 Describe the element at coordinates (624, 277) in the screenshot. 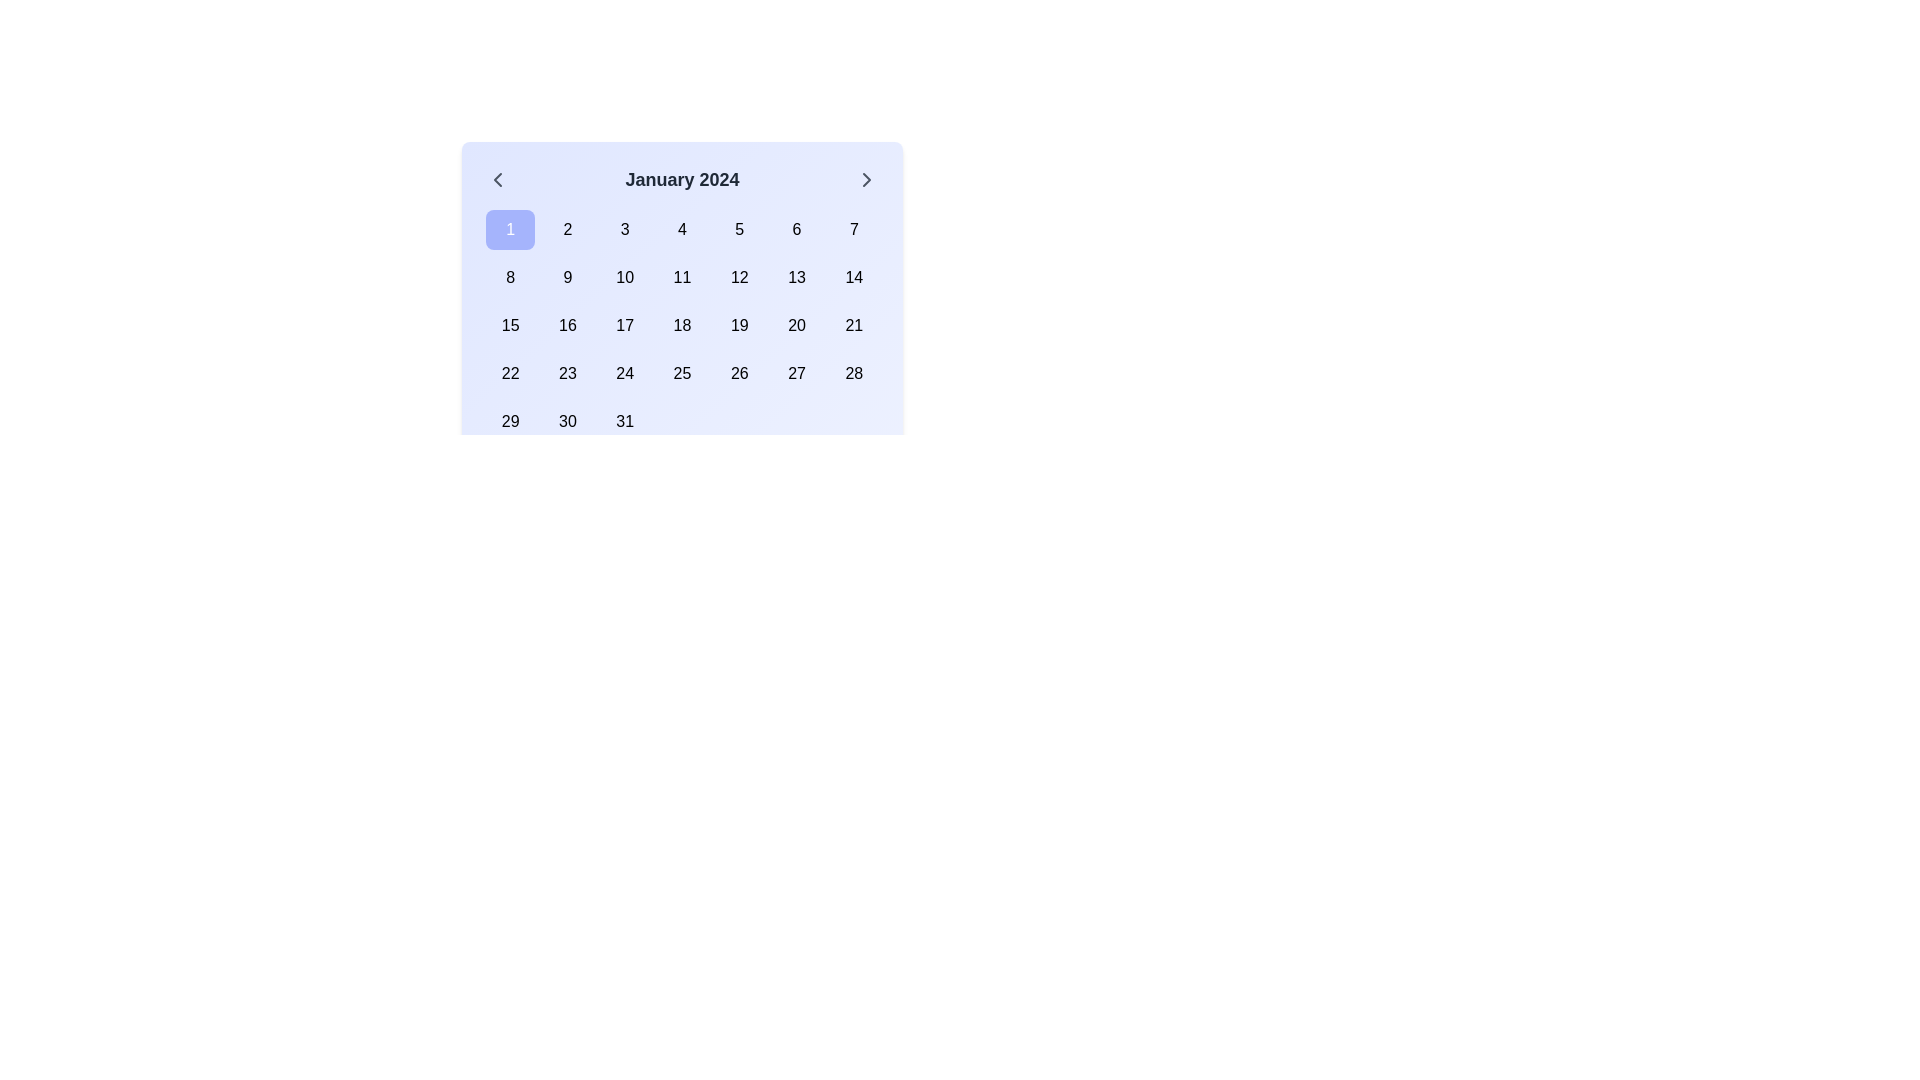

I see `the button displaying the text '10' located in the second row and third column of the January 2024 calendar grid` at that location.